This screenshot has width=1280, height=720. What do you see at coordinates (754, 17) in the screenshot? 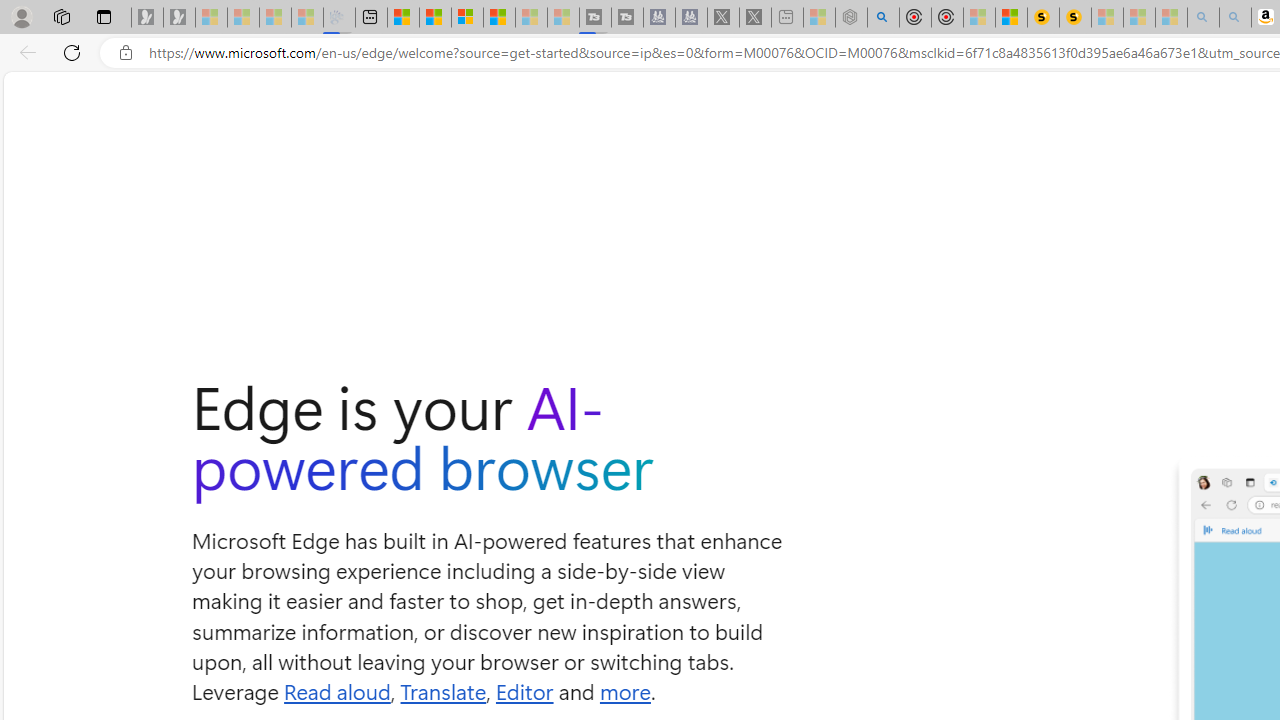
I see `'X - Sleeping'` at bounding box center [754, 17].